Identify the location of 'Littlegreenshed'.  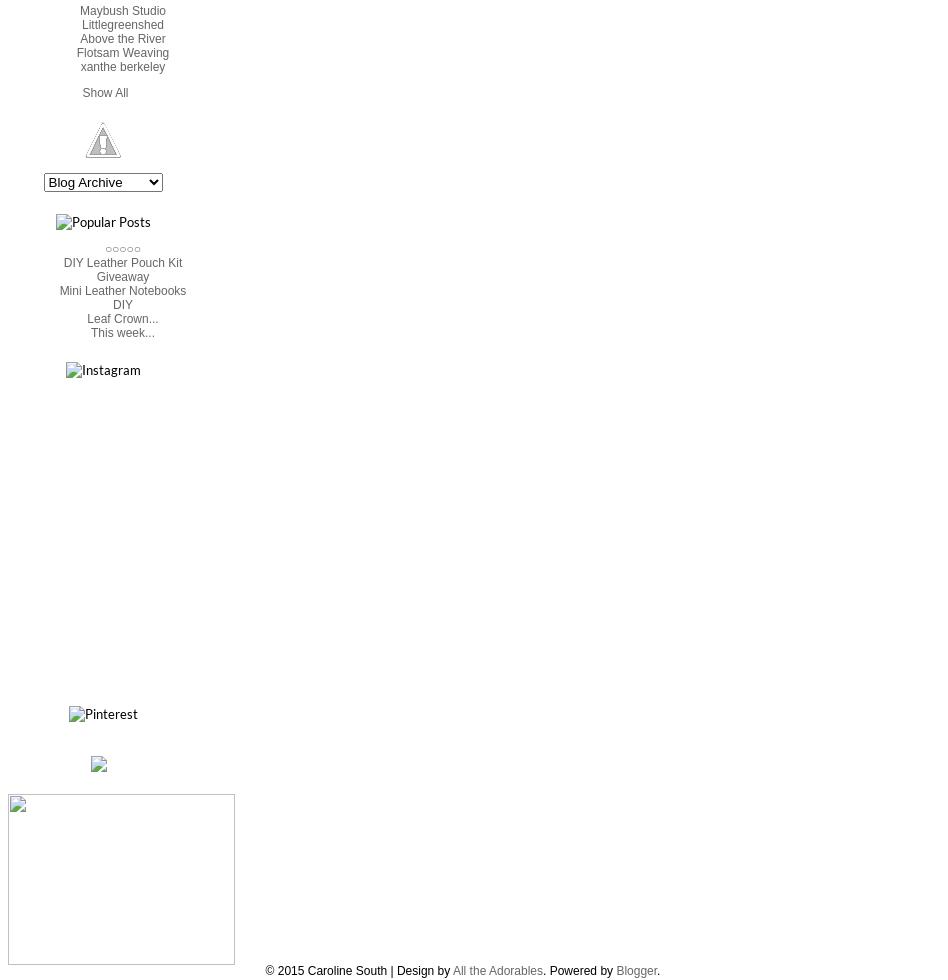
(121, 24).